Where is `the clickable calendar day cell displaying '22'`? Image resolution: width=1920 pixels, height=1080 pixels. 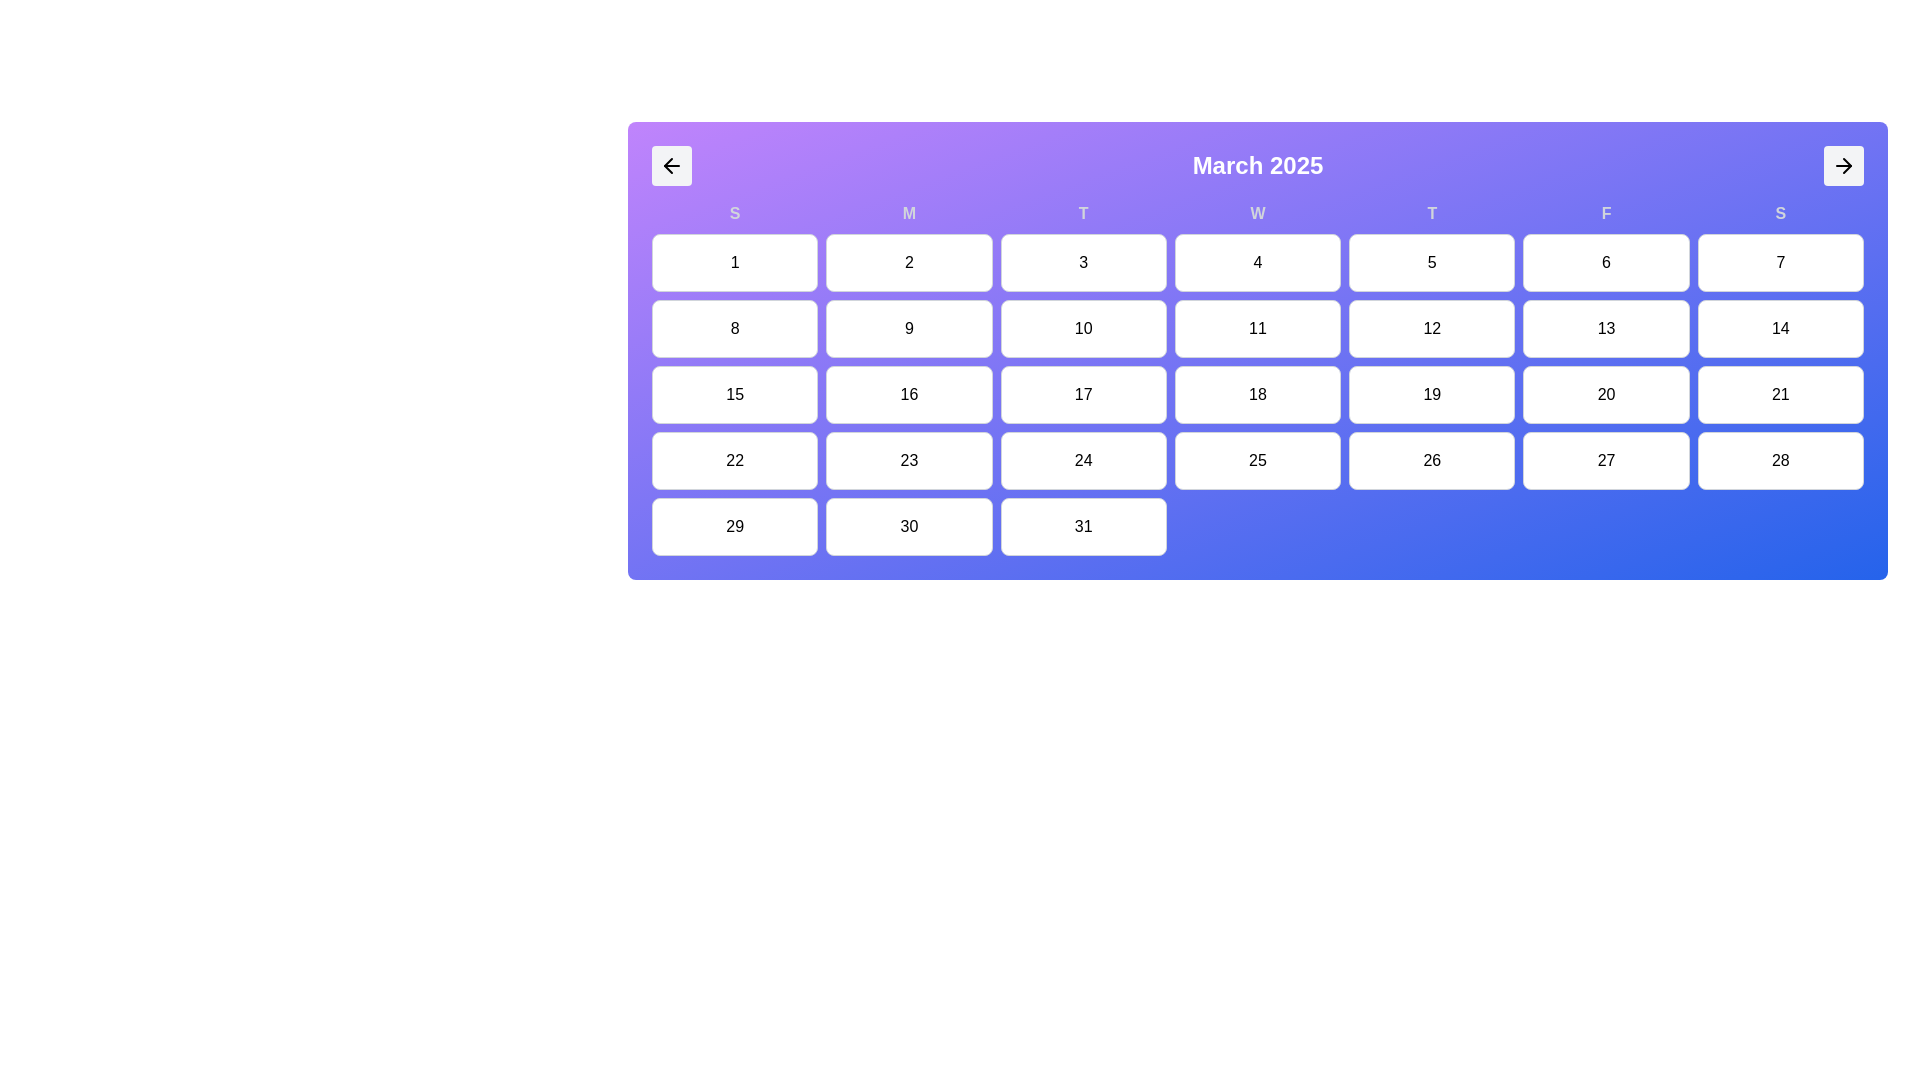 the clickable calendar day cell displaying '22' is located at coordinates (734, 461).